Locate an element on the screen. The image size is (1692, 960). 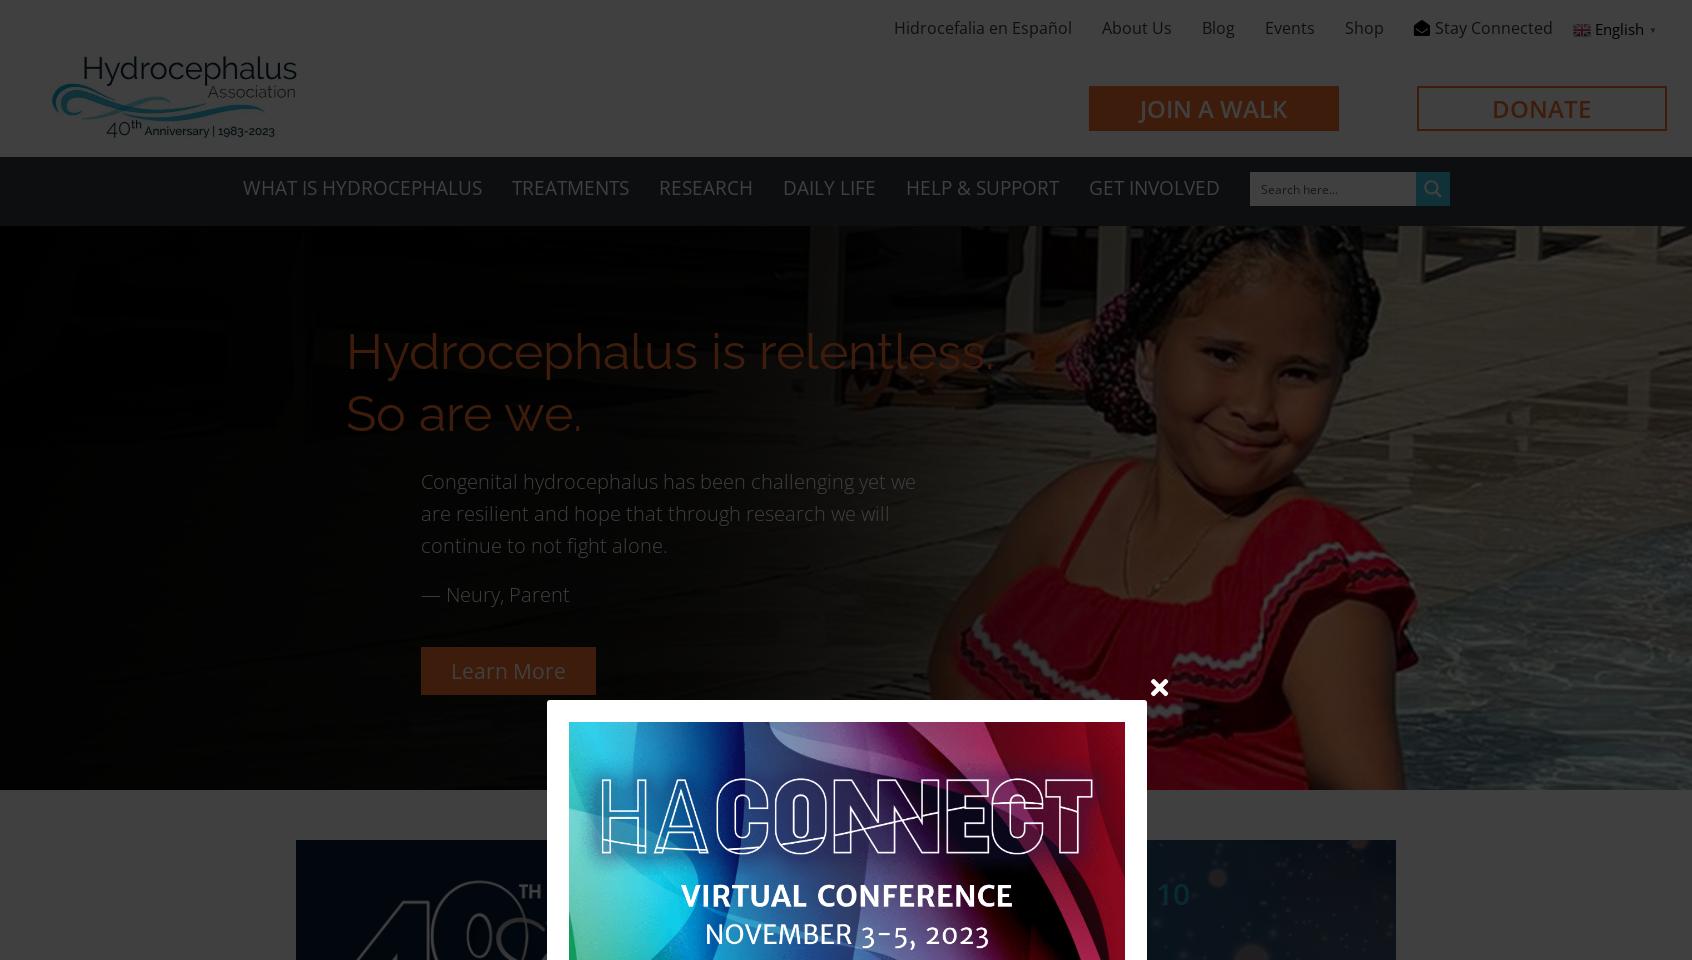
'About Us' is located at coordinates (1136, 27).